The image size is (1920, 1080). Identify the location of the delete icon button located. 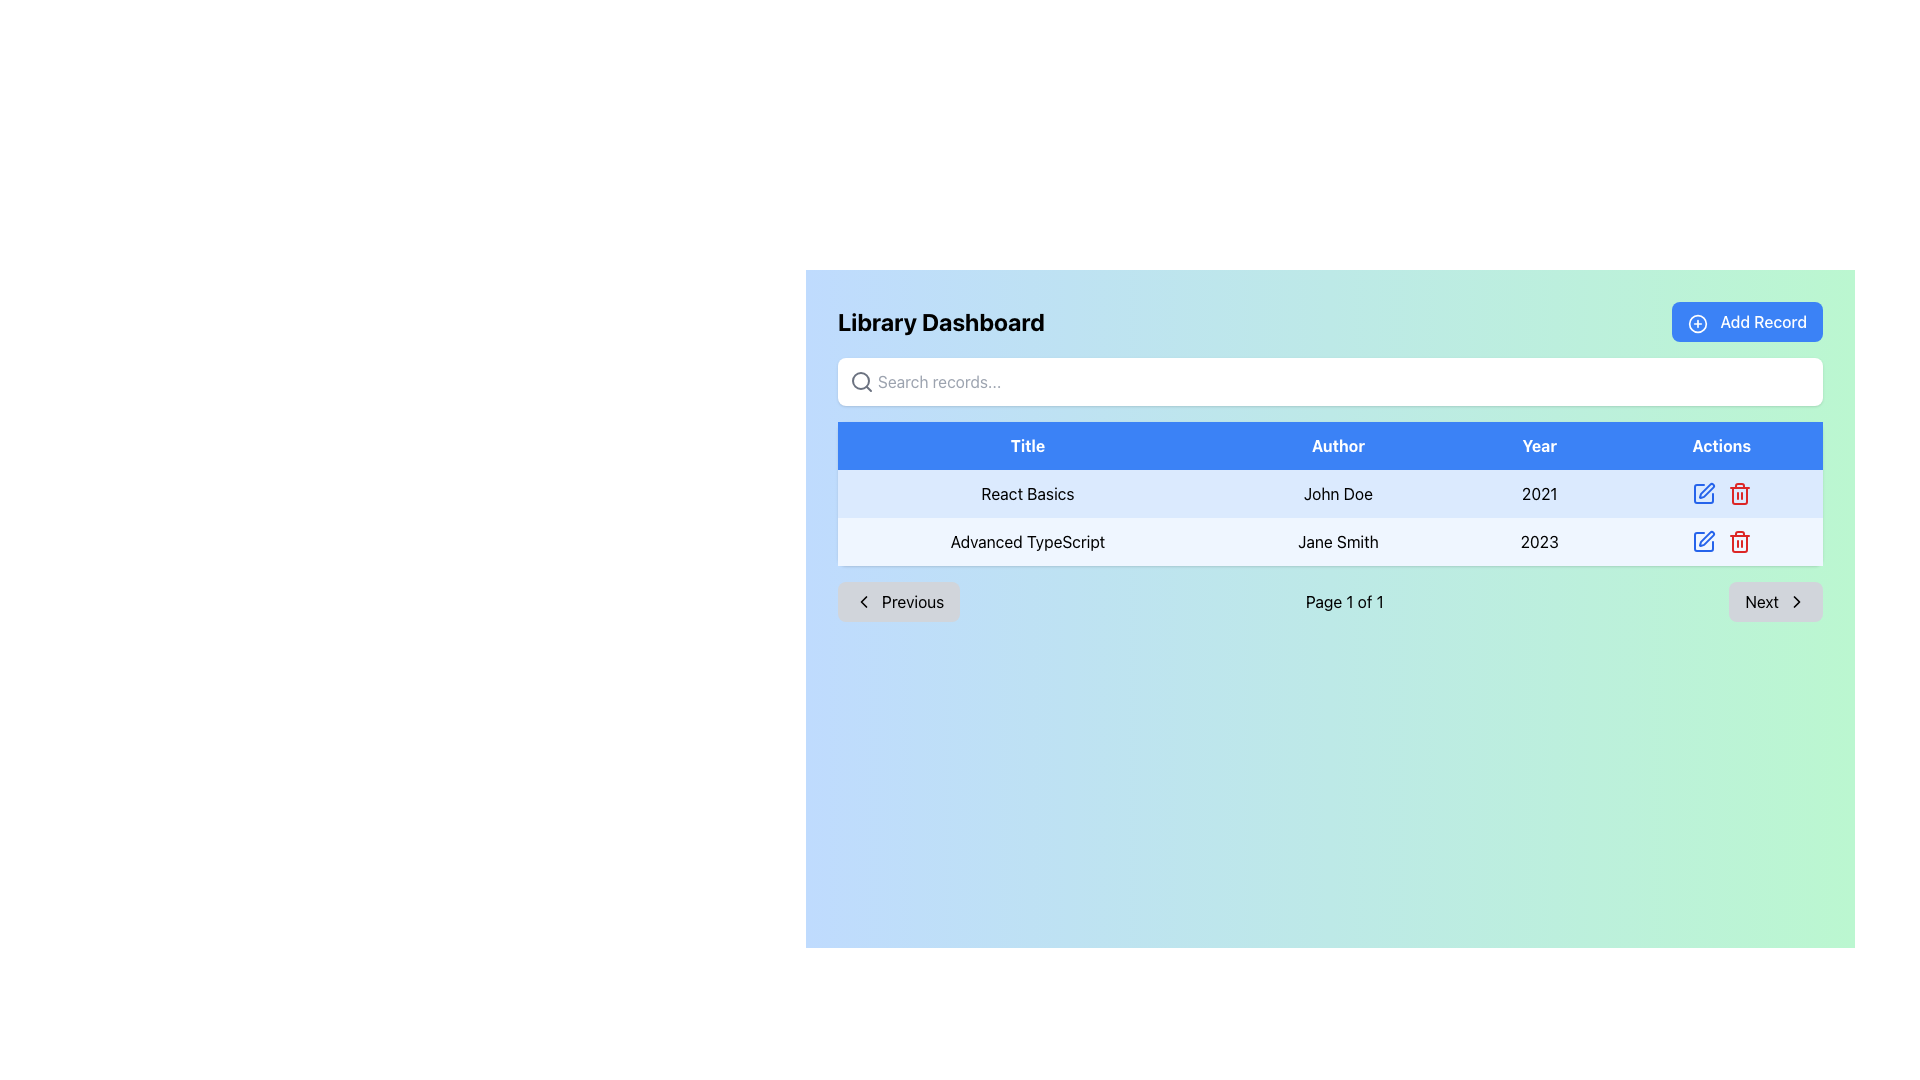
(1738, 493).